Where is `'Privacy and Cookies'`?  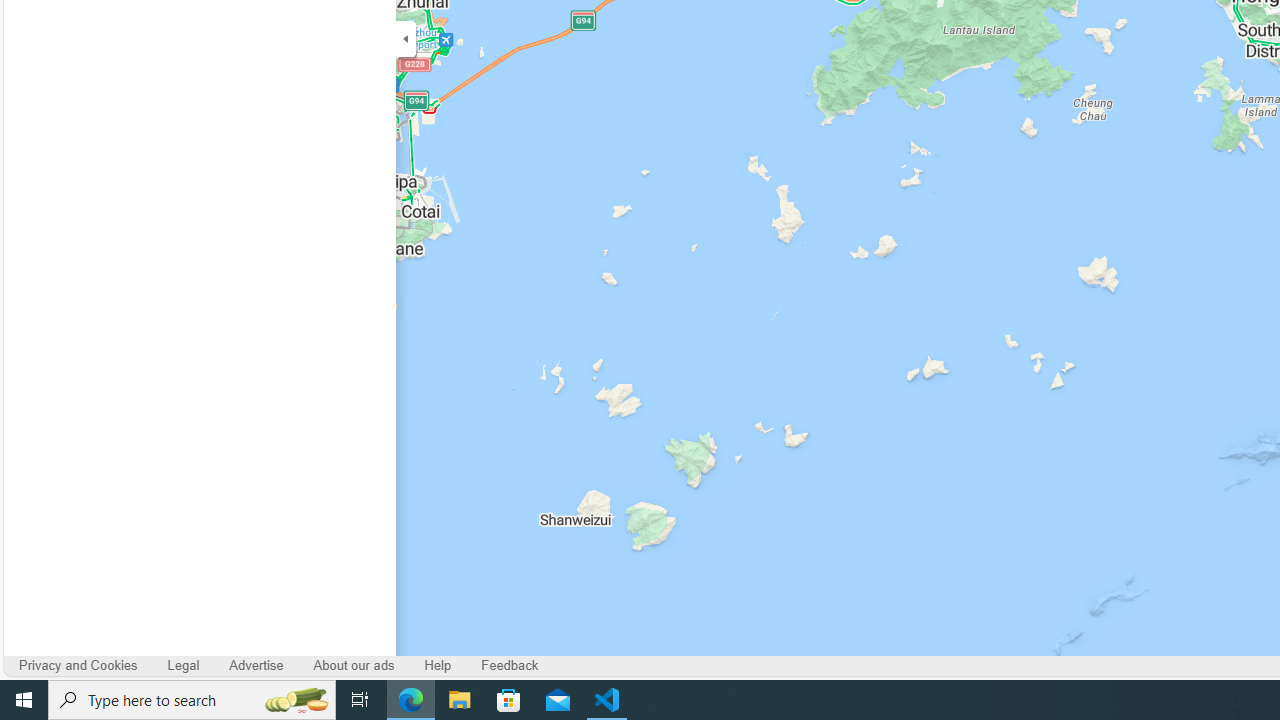
'Privacy and Cookies' is located at coordinates (78, 665).